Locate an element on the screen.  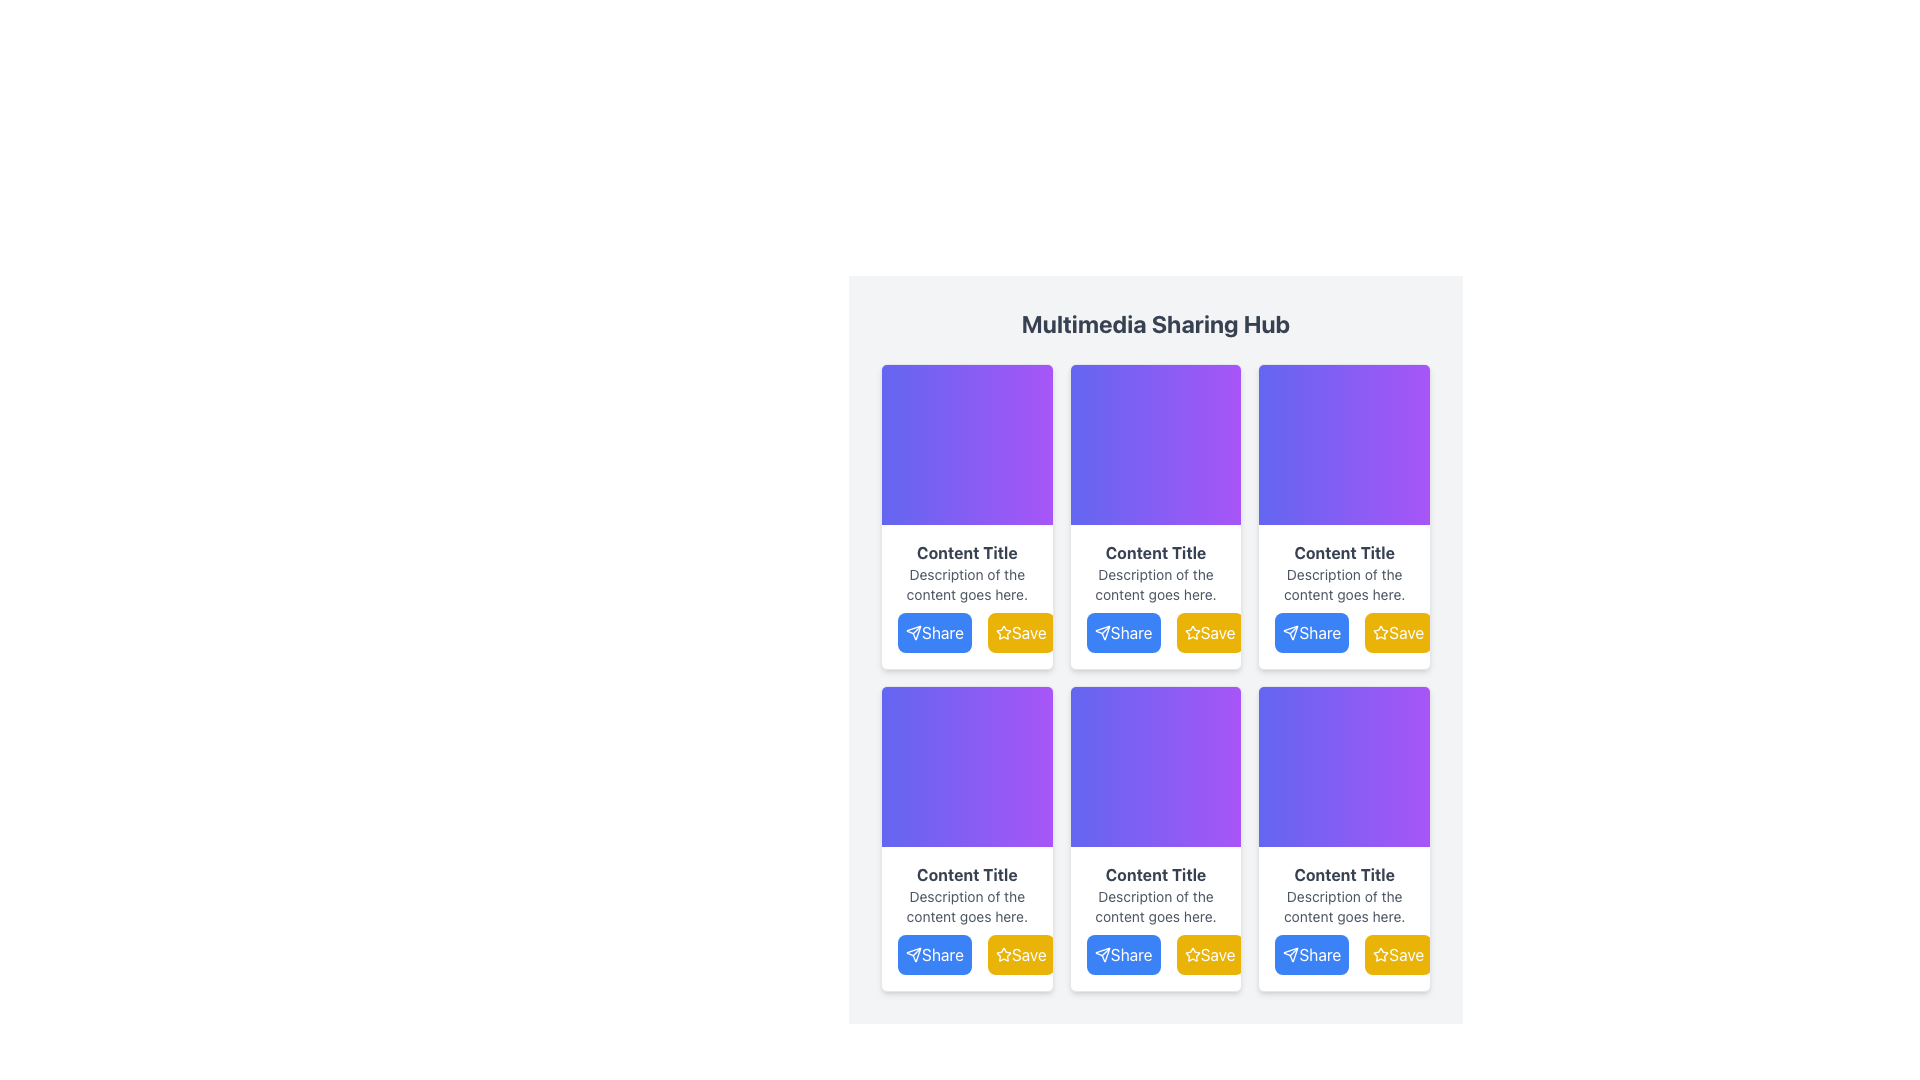
the blue 'Share' button with rounded corners and white text to potentially display a tooltip is located at coordinates (1156, 632).